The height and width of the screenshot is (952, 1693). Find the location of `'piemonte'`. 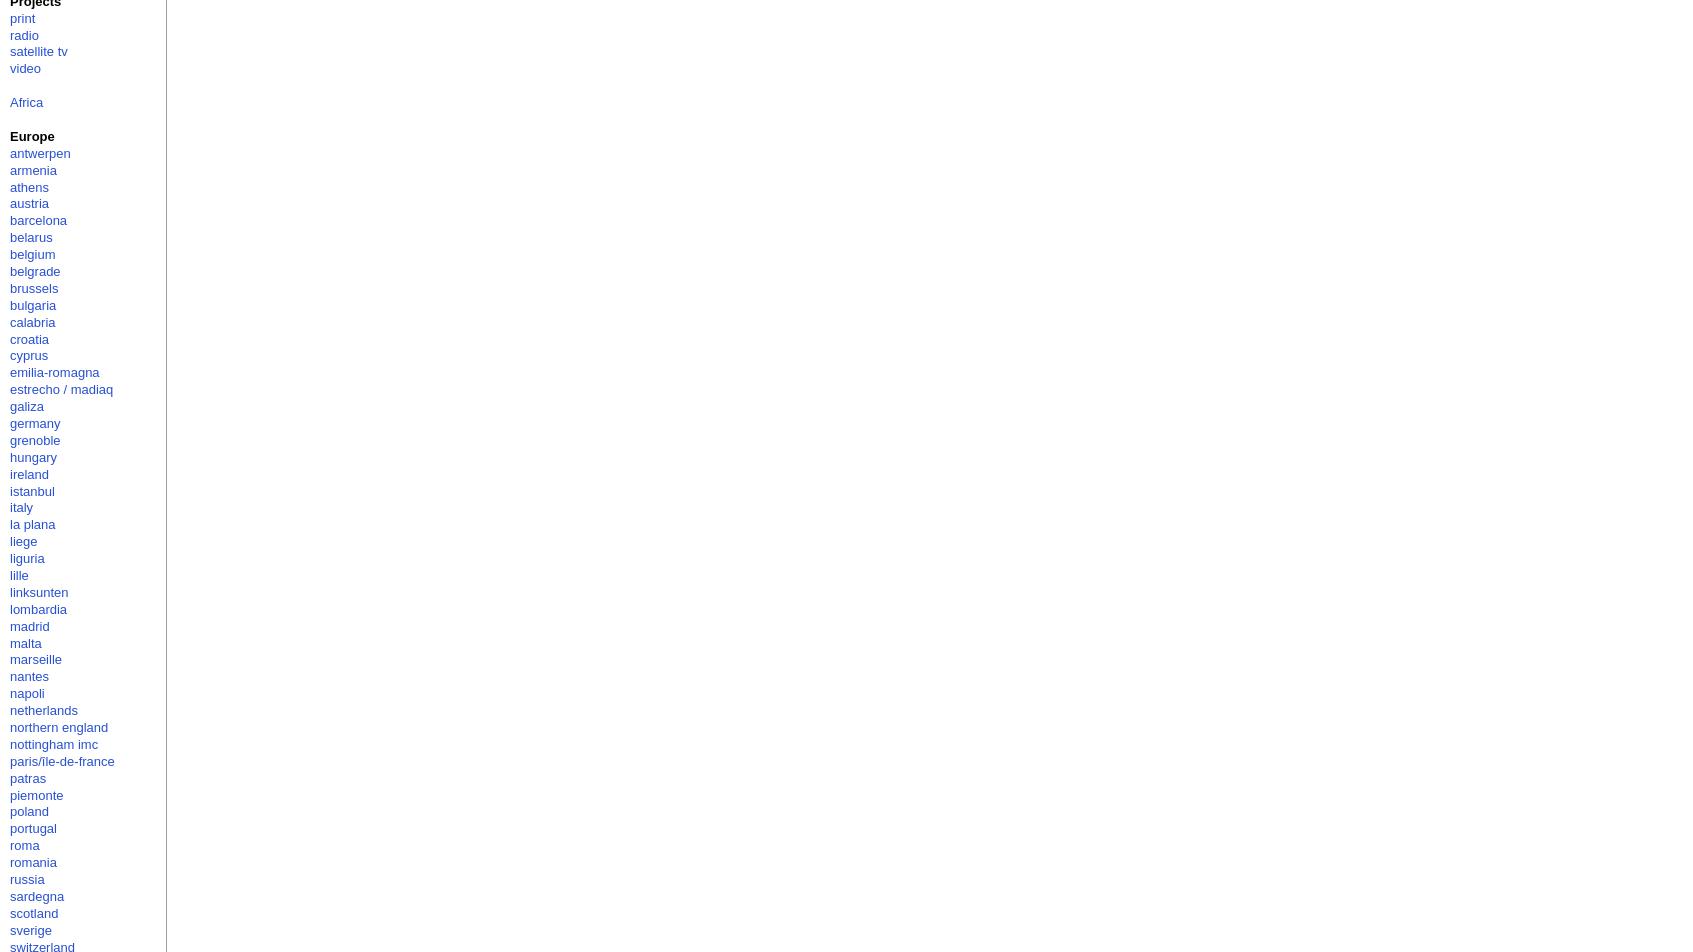

'piemonte' is located at coordinates (35, 794).